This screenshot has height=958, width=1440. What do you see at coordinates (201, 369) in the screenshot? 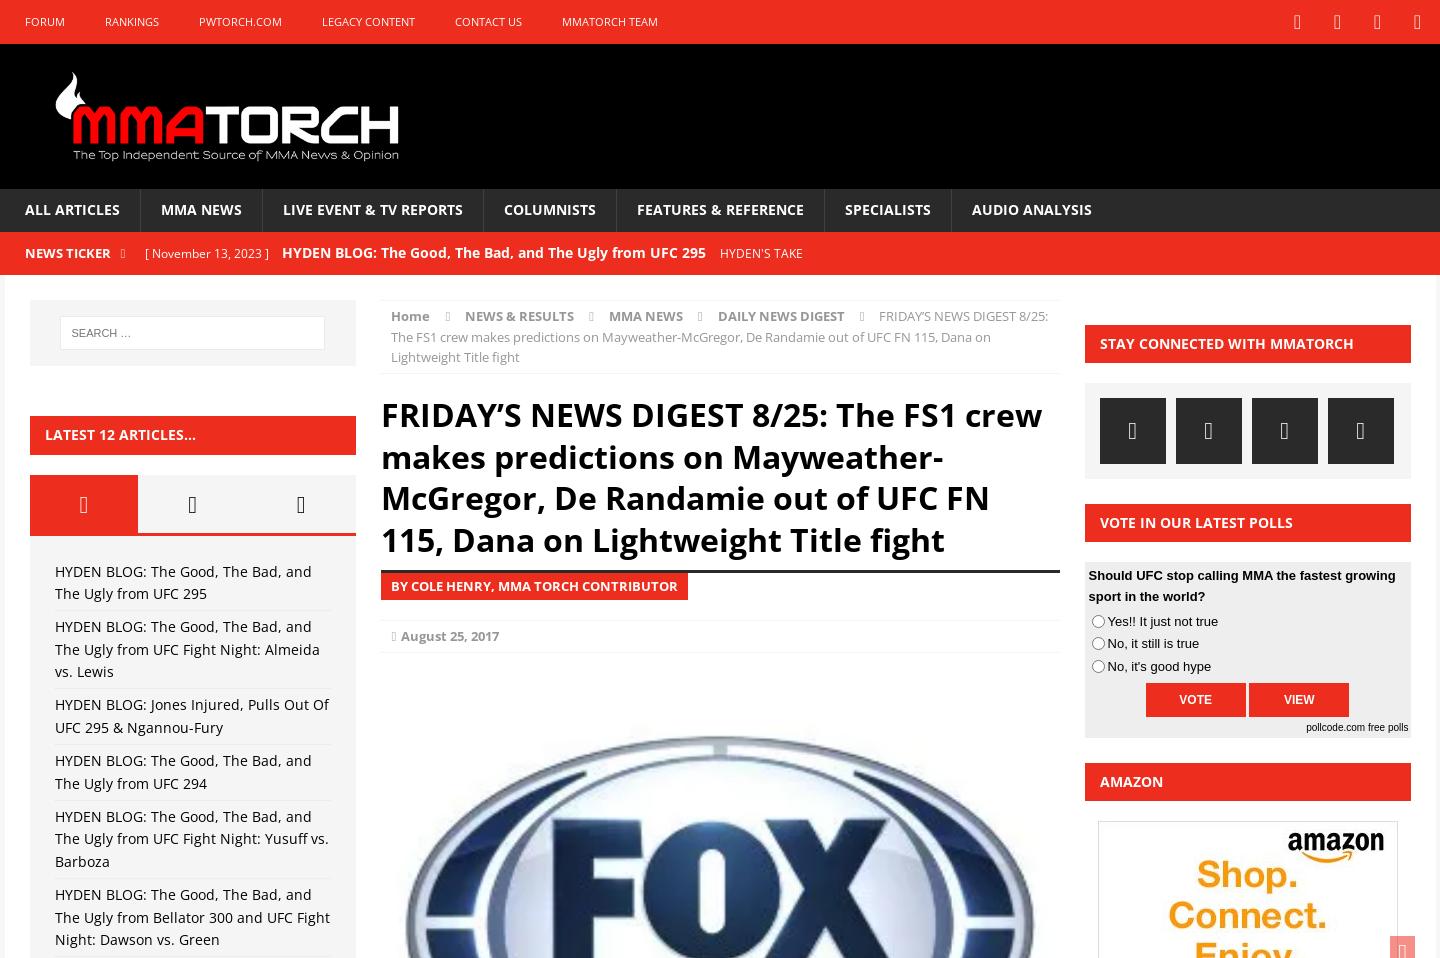
I see `'[ October 30, 2023 ]'` at bounding box center [201, 369].